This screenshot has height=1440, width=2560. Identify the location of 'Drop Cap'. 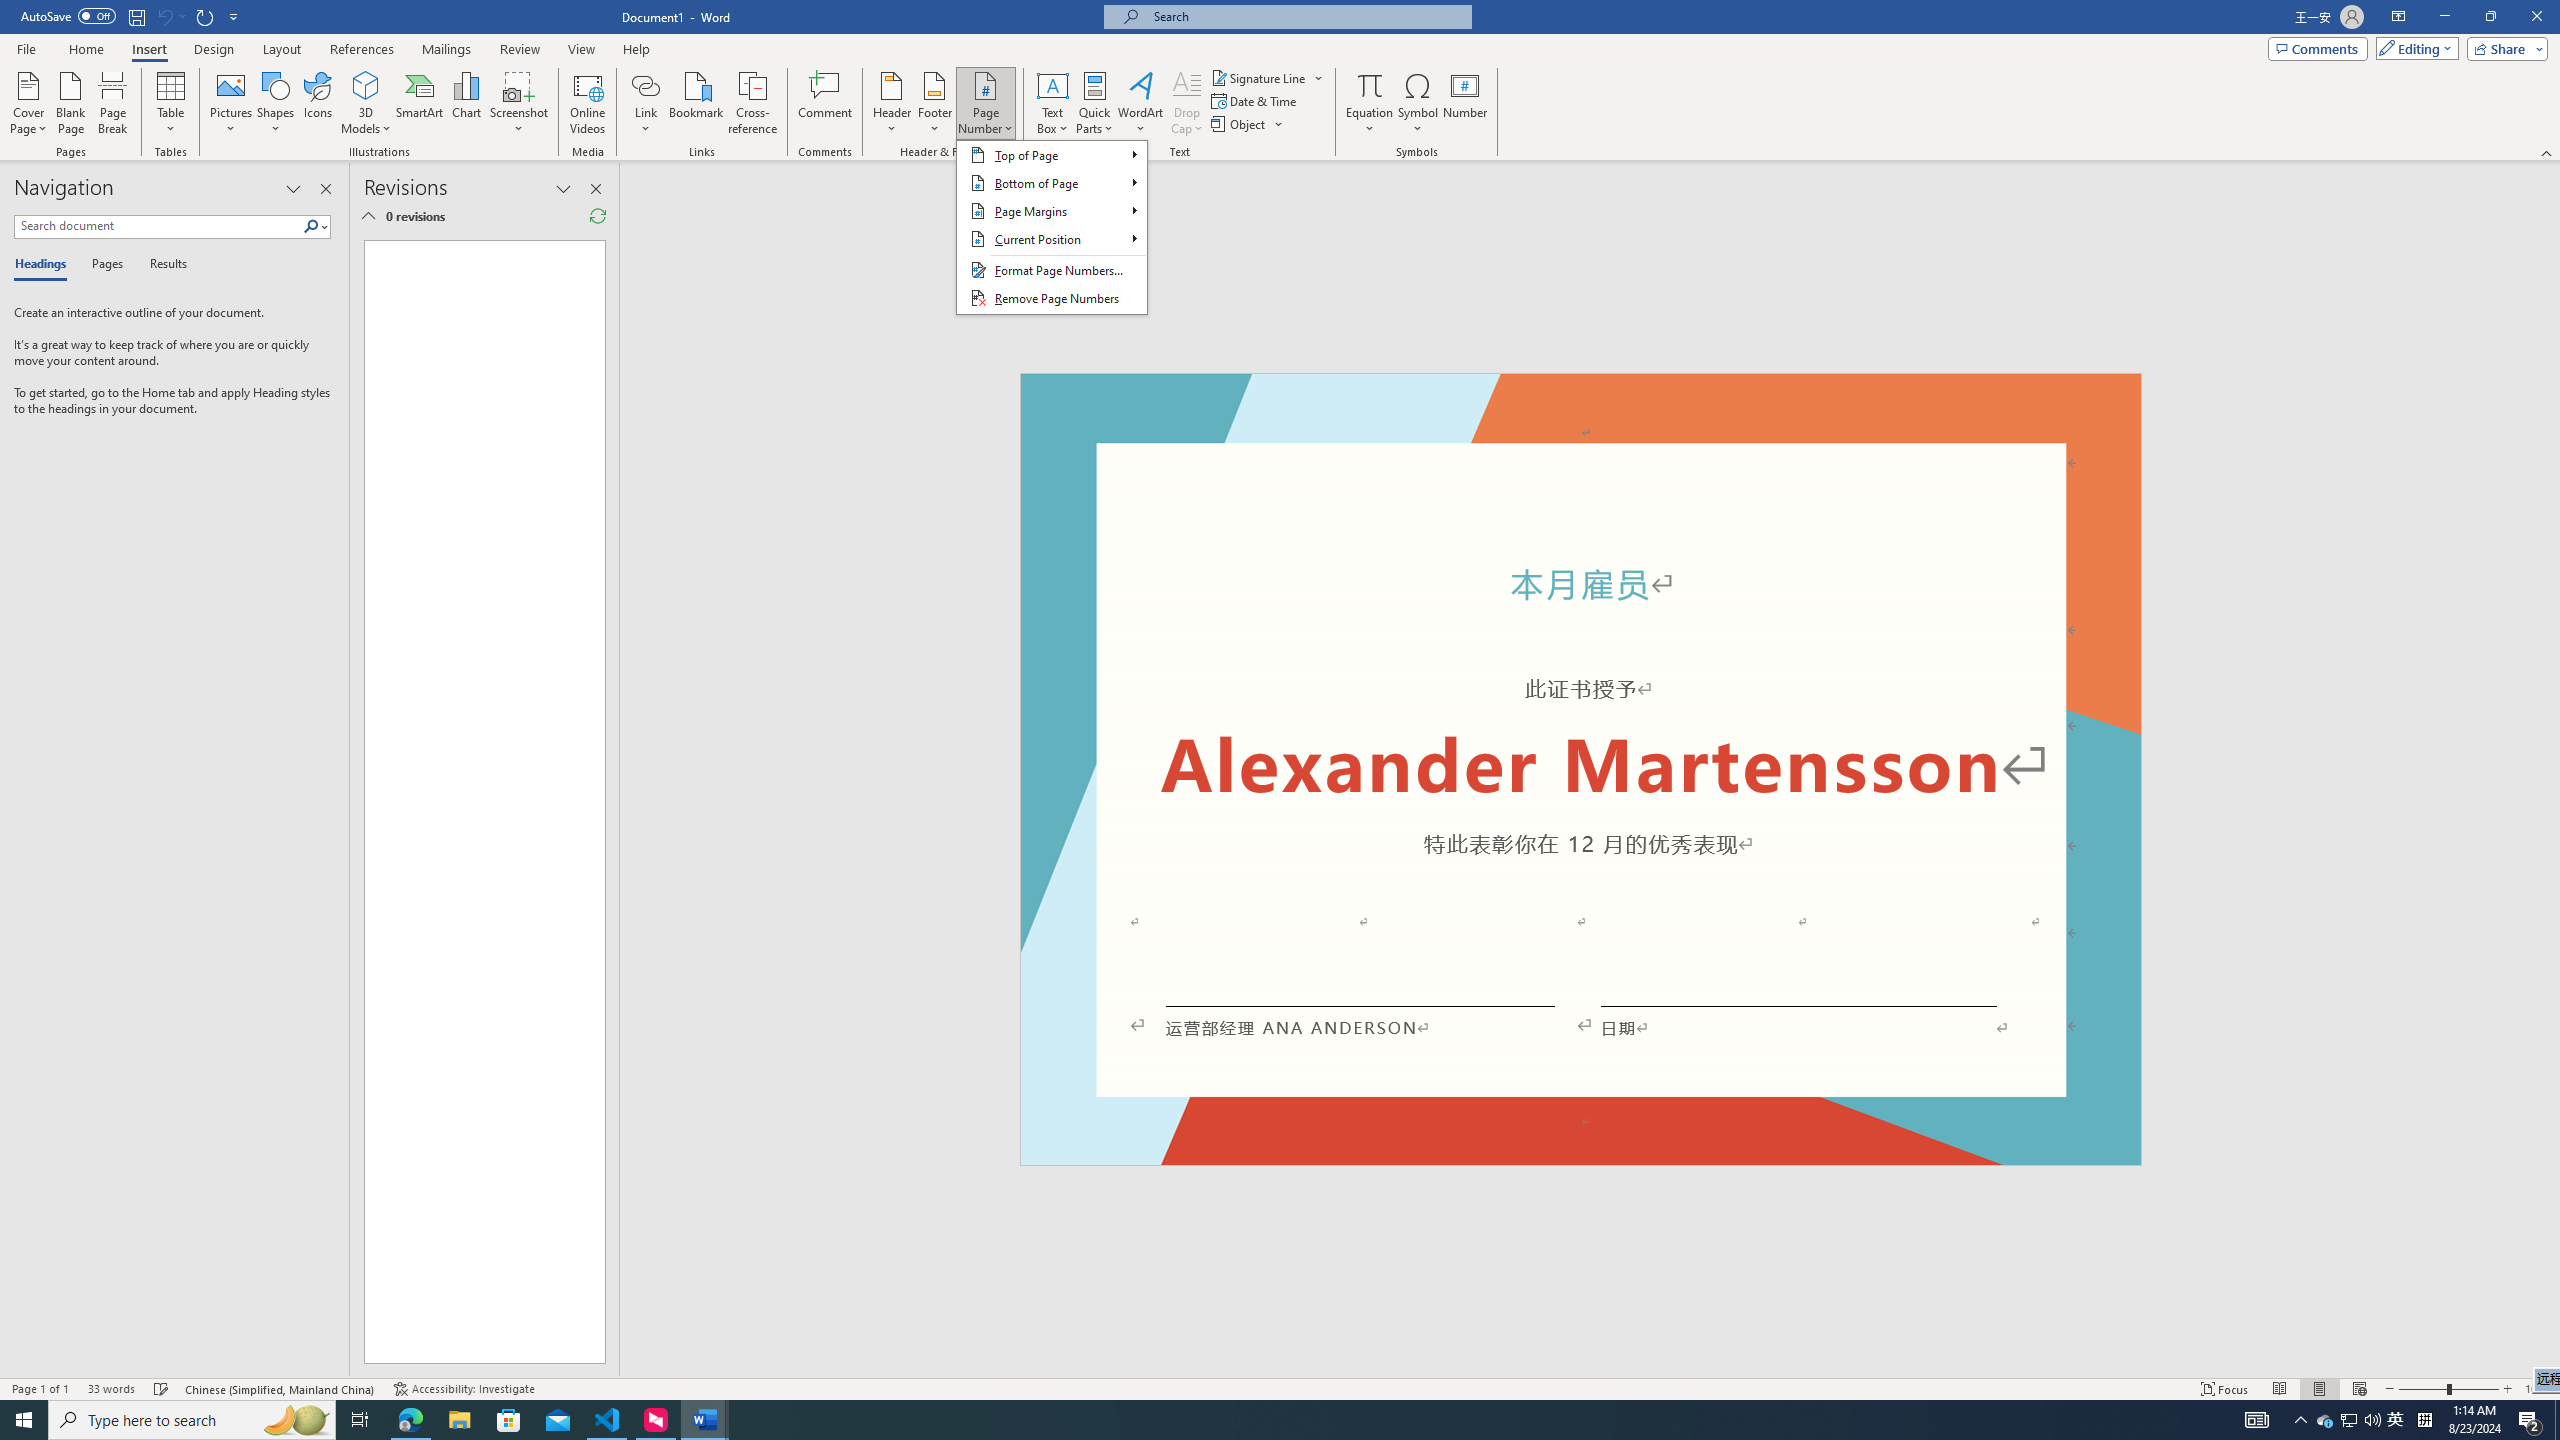
(1186, 103).